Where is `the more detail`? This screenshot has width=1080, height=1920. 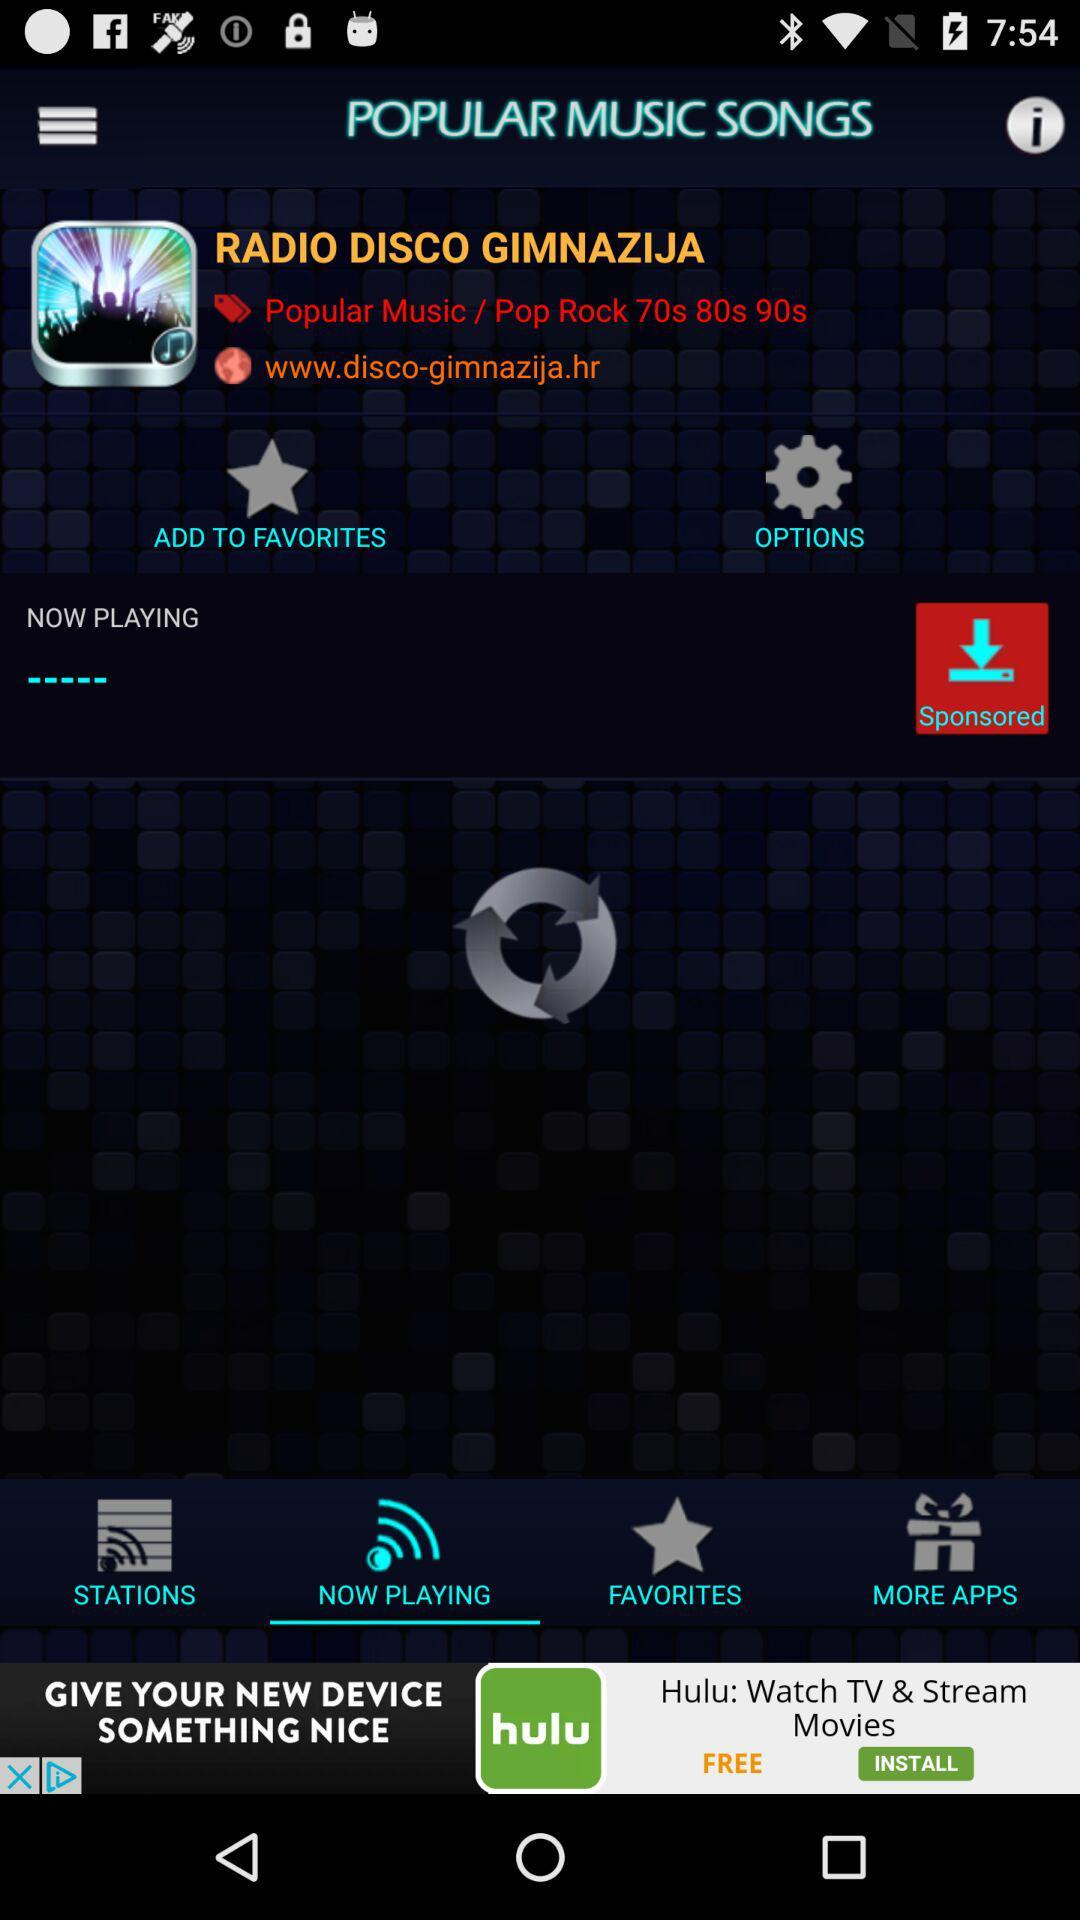 the more detail is located at coordinates (1034, 124).